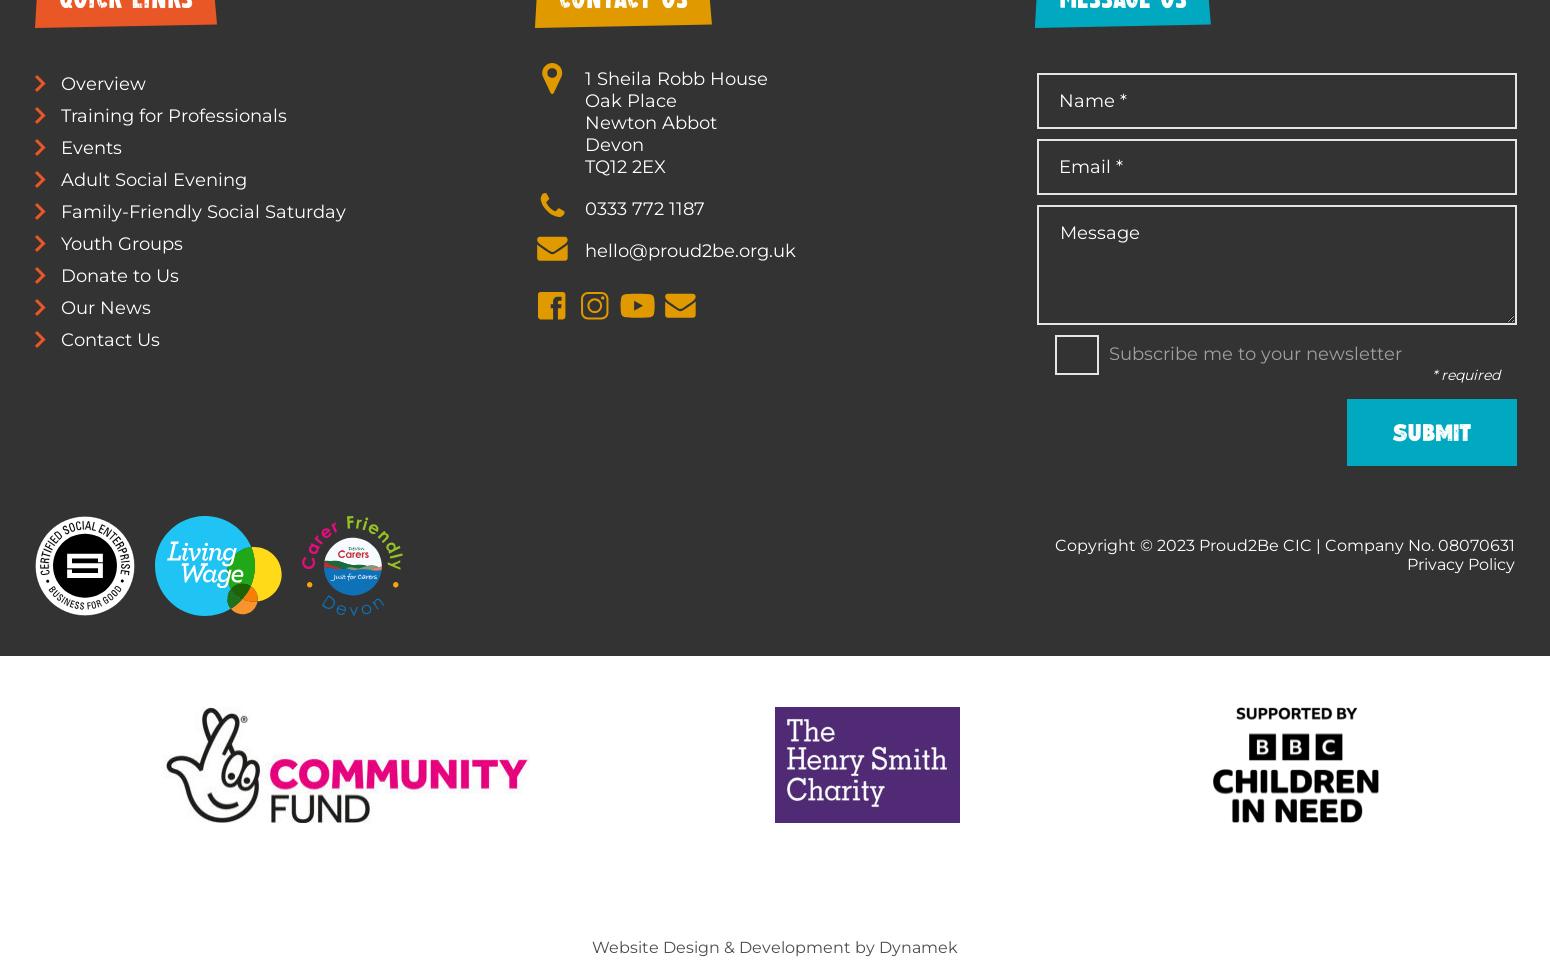  Describe the element at coordinates (1106, 352) in the screenshot. I see `'Subscribe me to your newsletter'` at that location.